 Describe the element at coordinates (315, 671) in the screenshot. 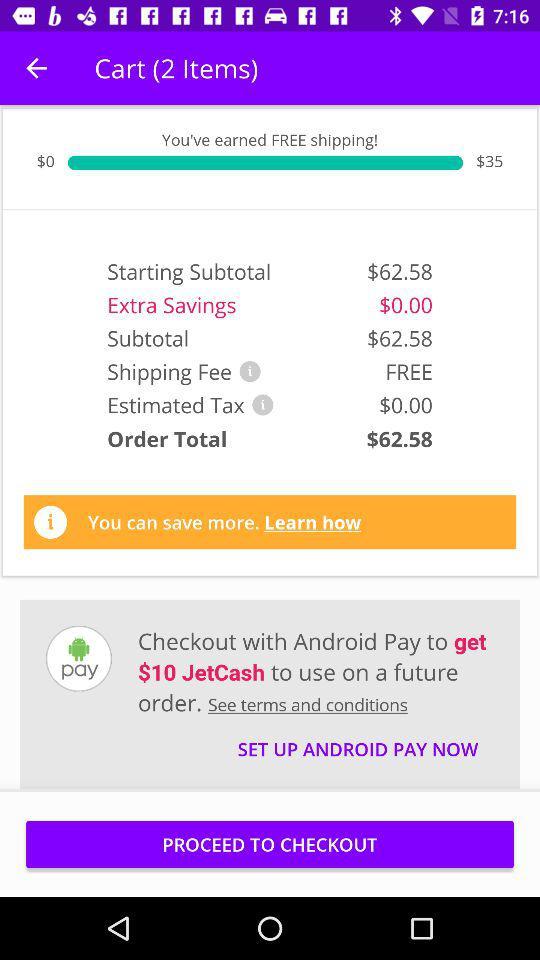

I see `item below you can save item` at that location.